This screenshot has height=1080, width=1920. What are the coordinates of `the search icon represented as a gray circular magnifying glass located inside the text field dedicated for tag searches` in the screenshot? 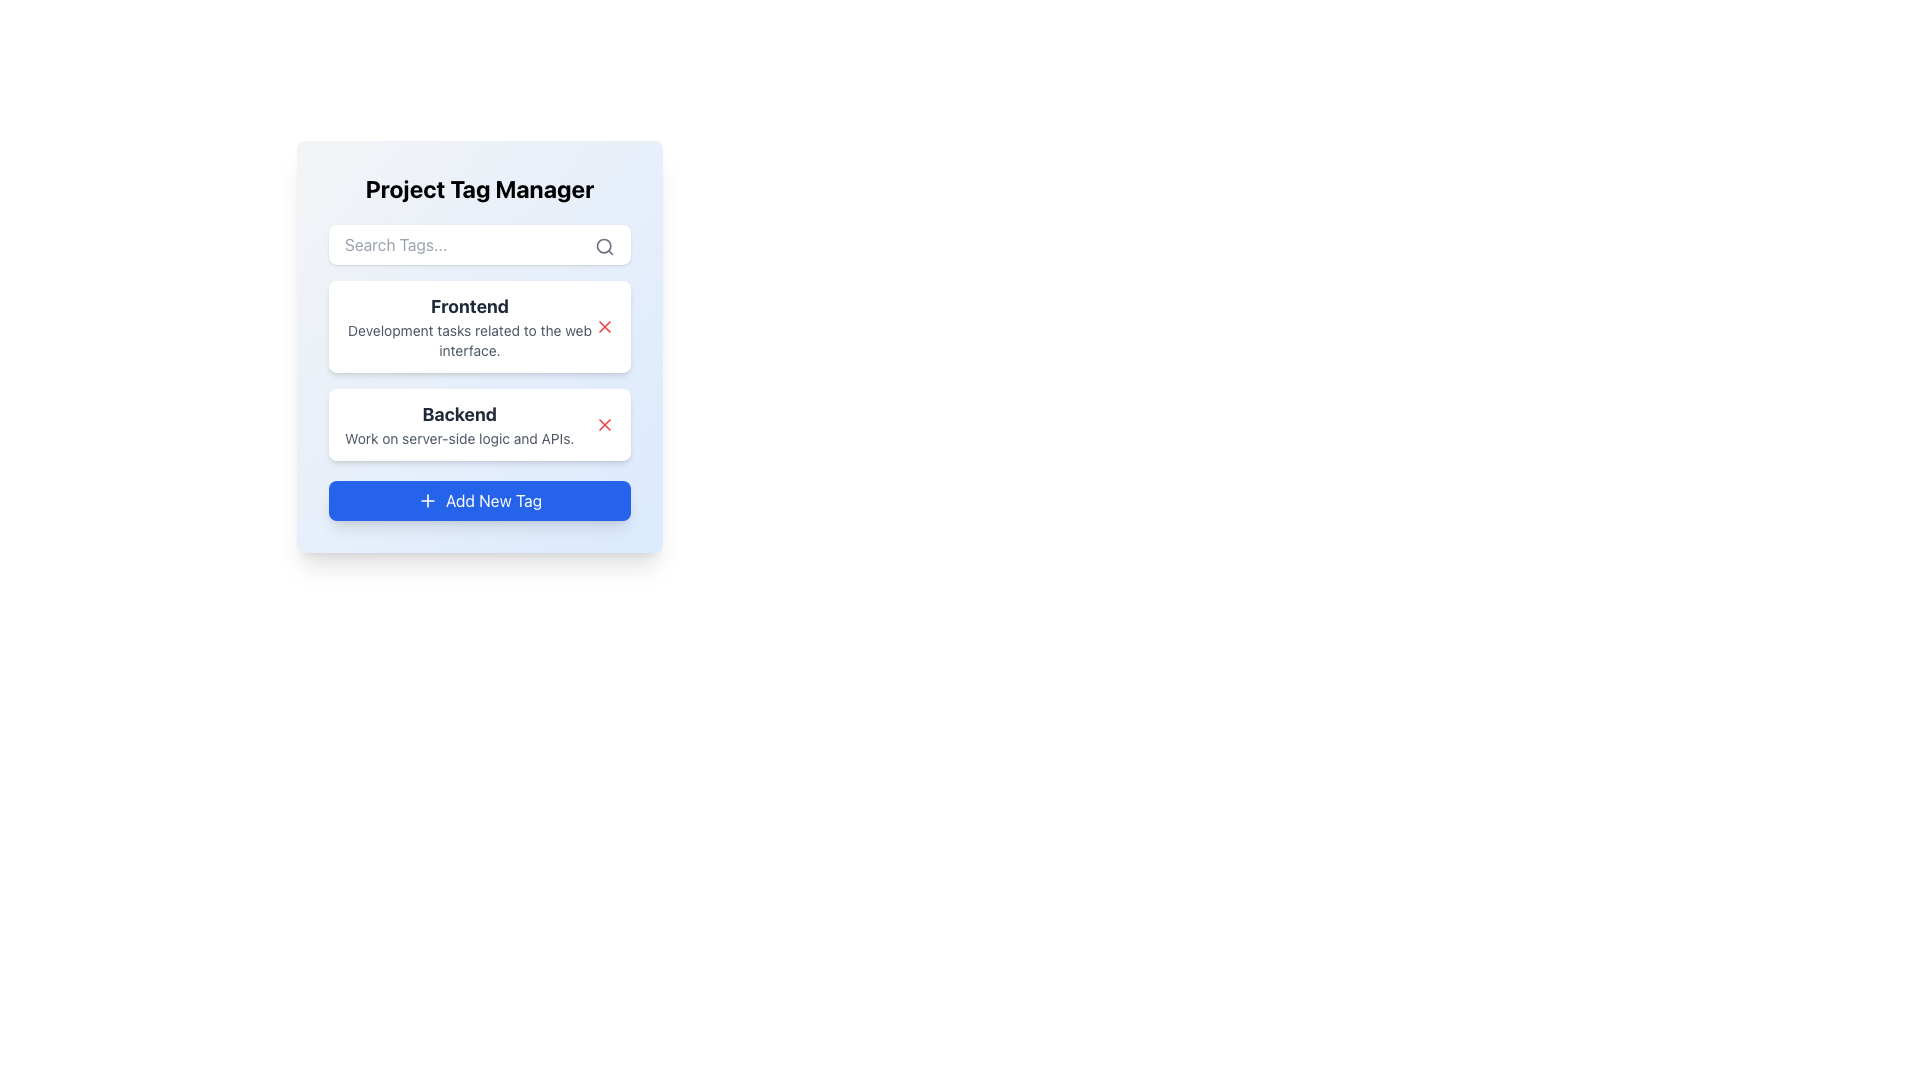 It's located at (603, 245).